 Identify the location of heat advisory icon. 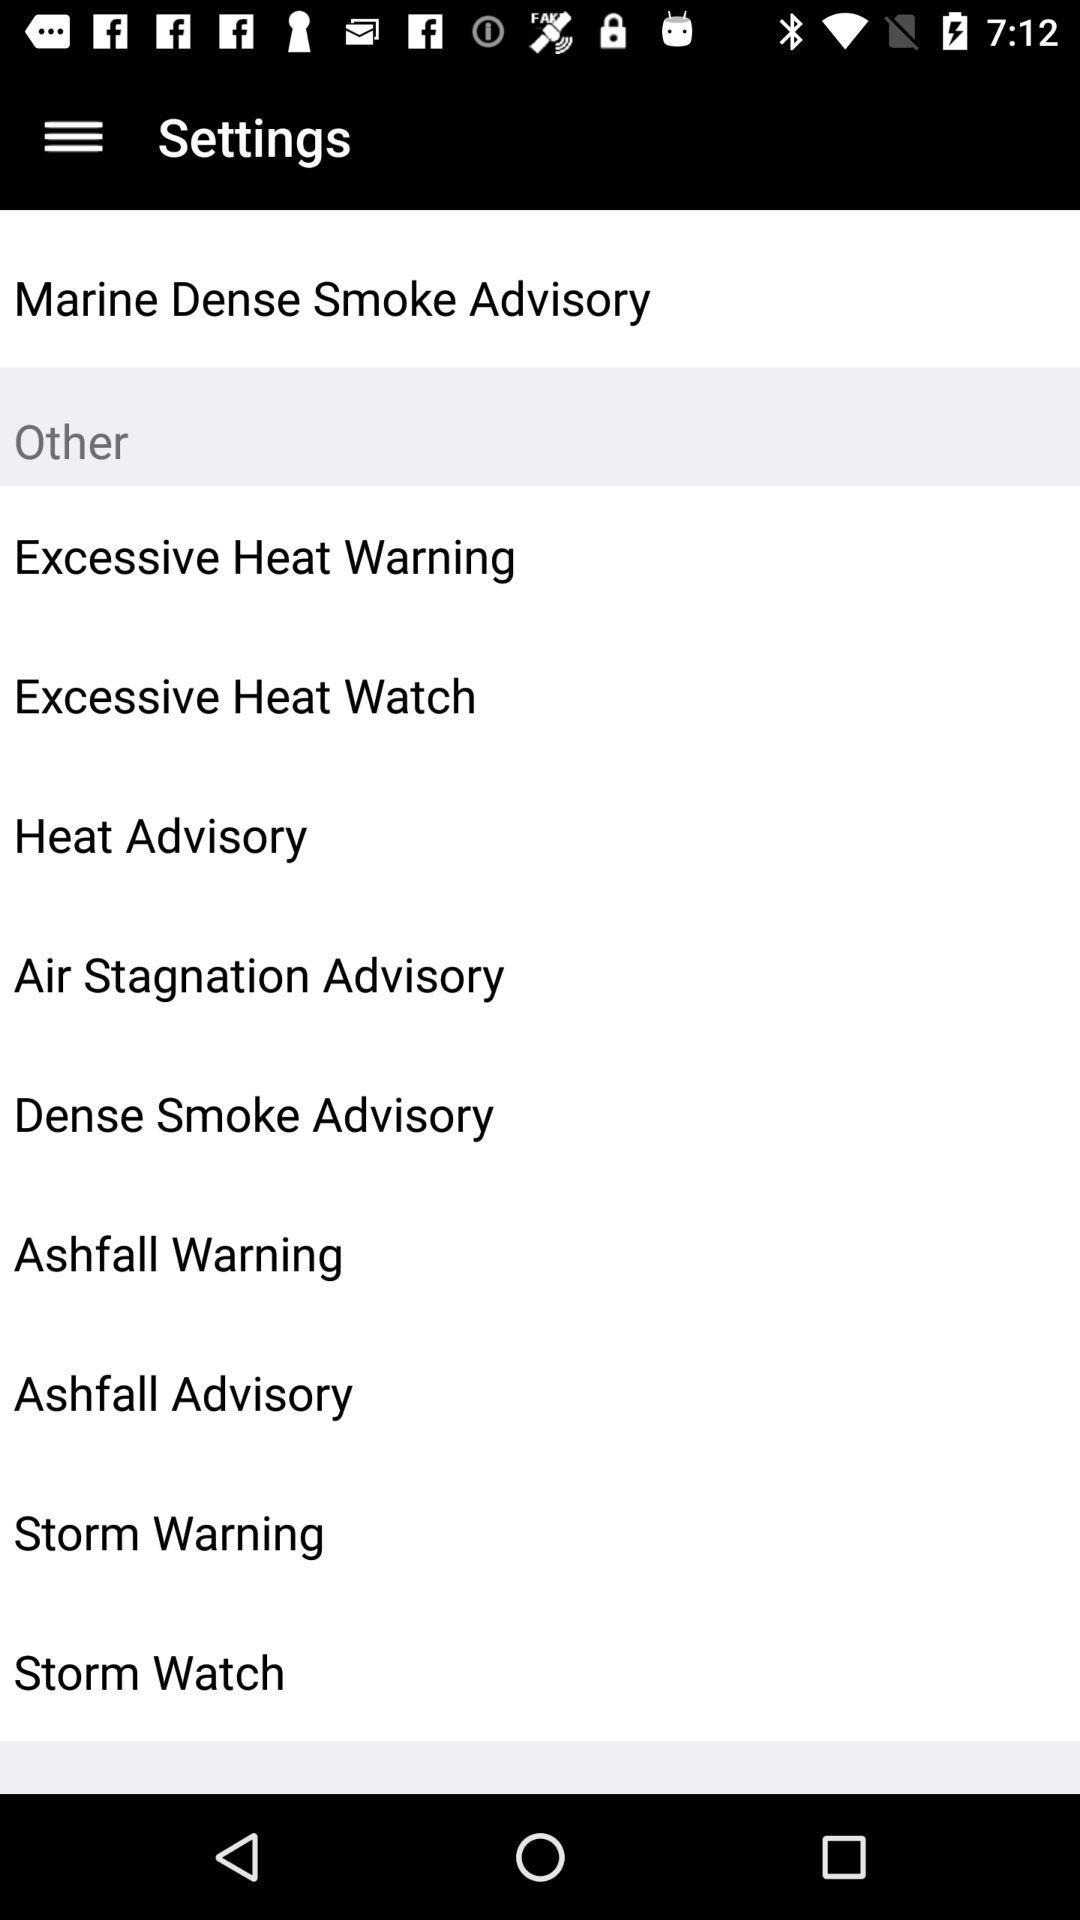
(483, 834).